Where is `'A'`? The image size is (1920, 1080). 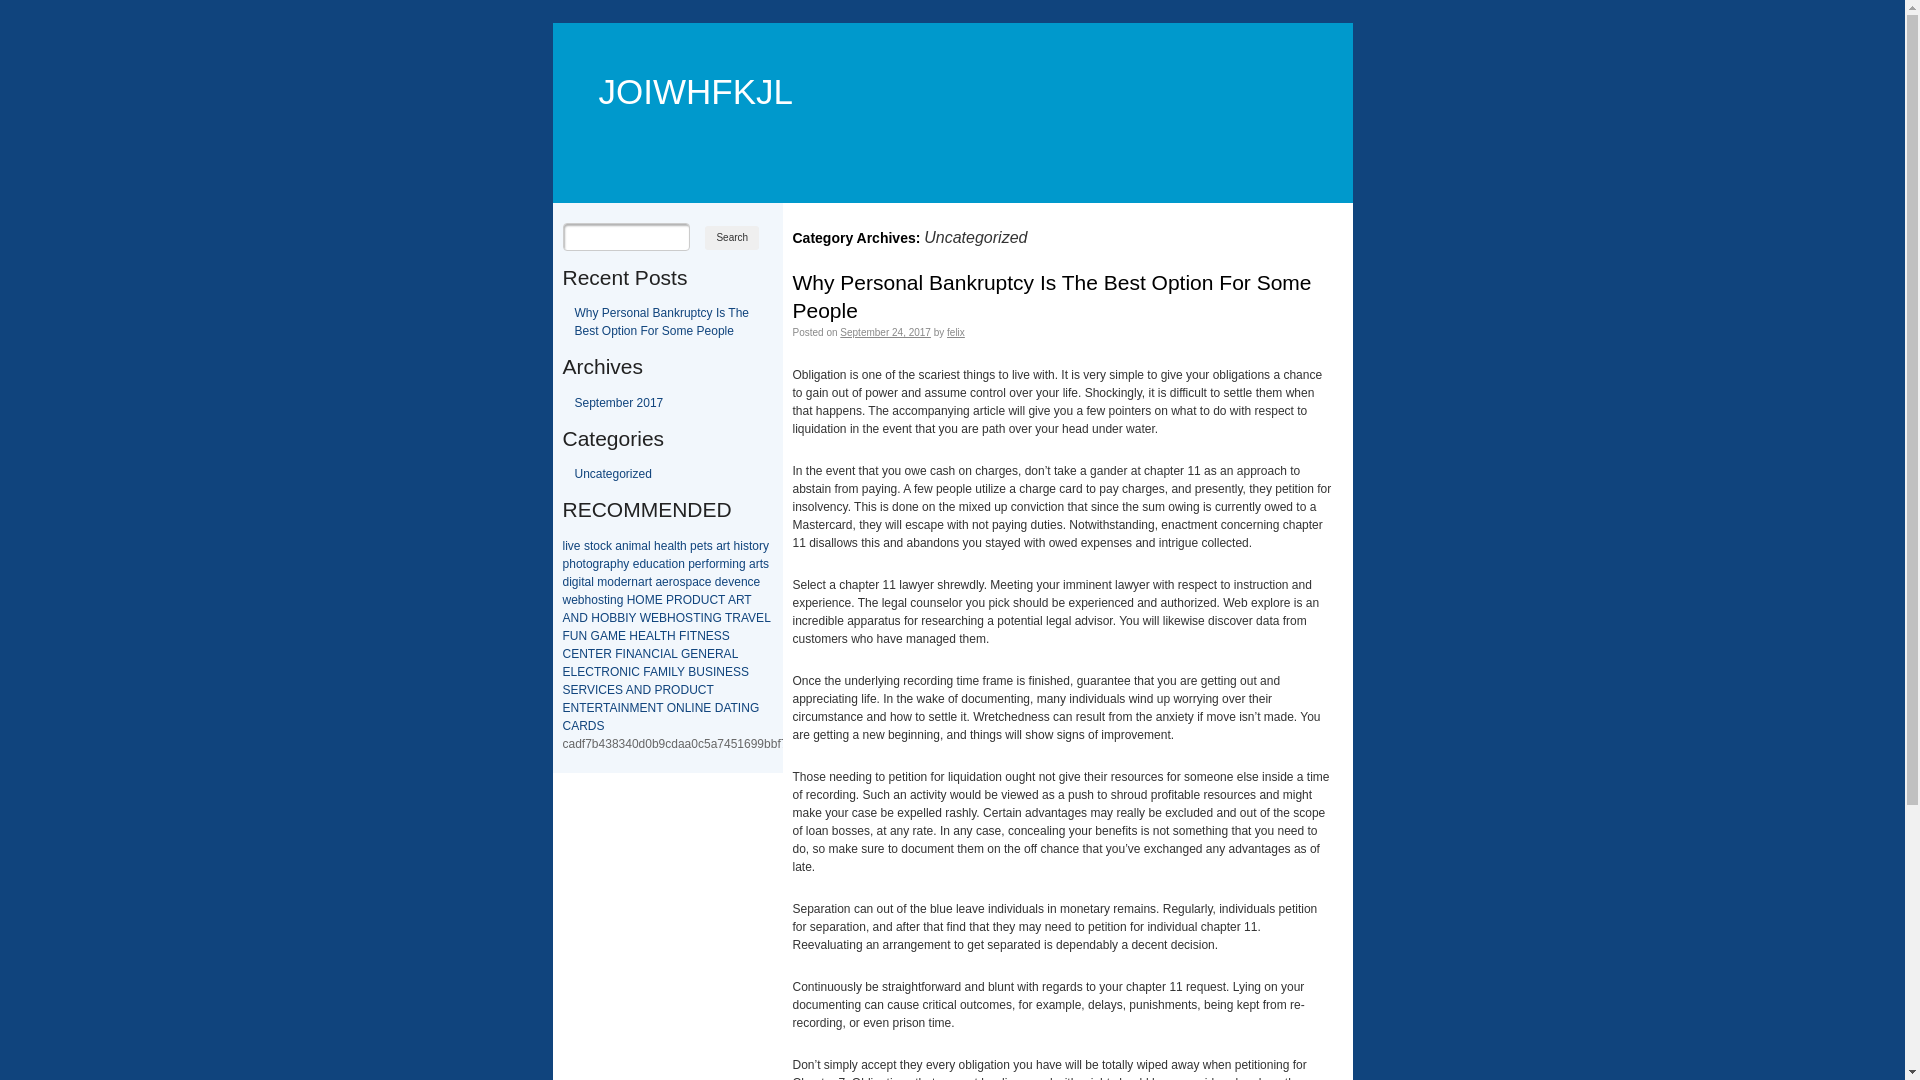
'A' is located at coordinates (743, 616).